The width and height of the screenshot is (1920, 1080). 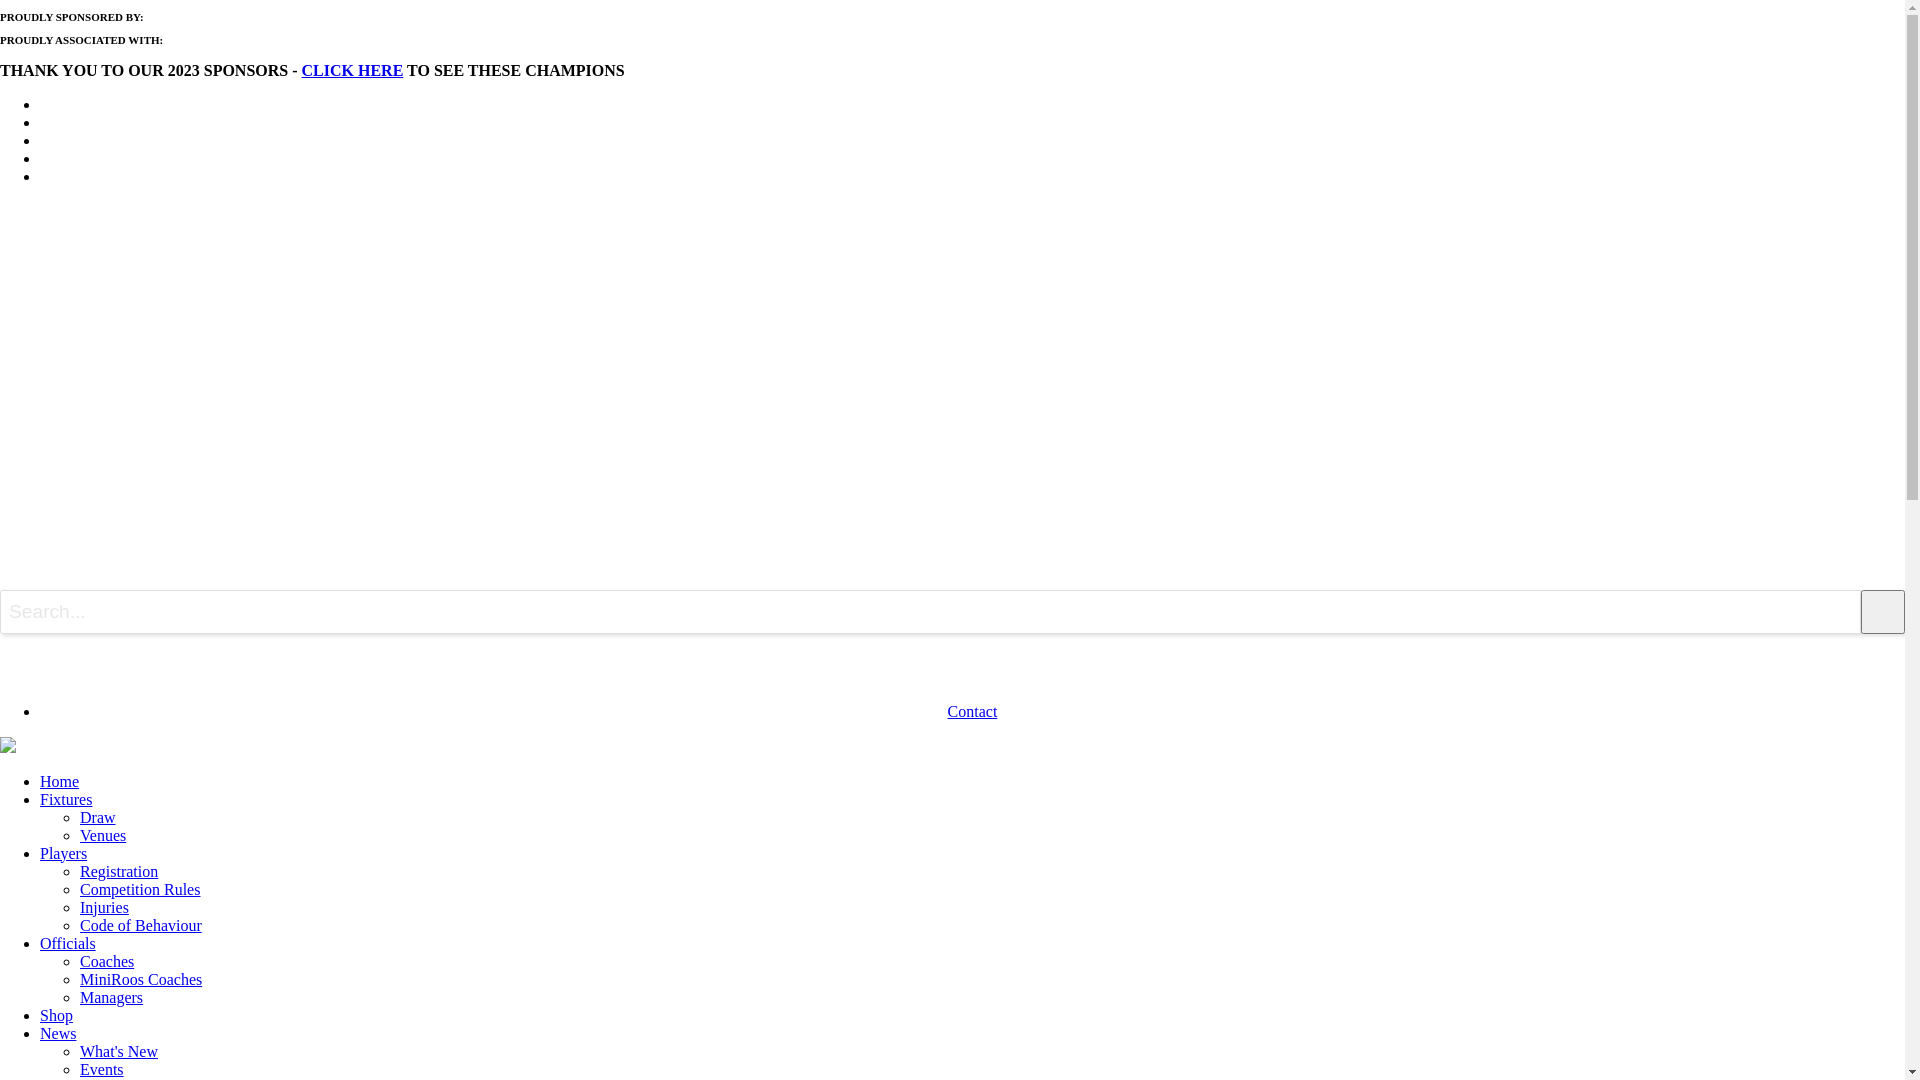 I want to click on 'Registration', so click(x=118, y=870).